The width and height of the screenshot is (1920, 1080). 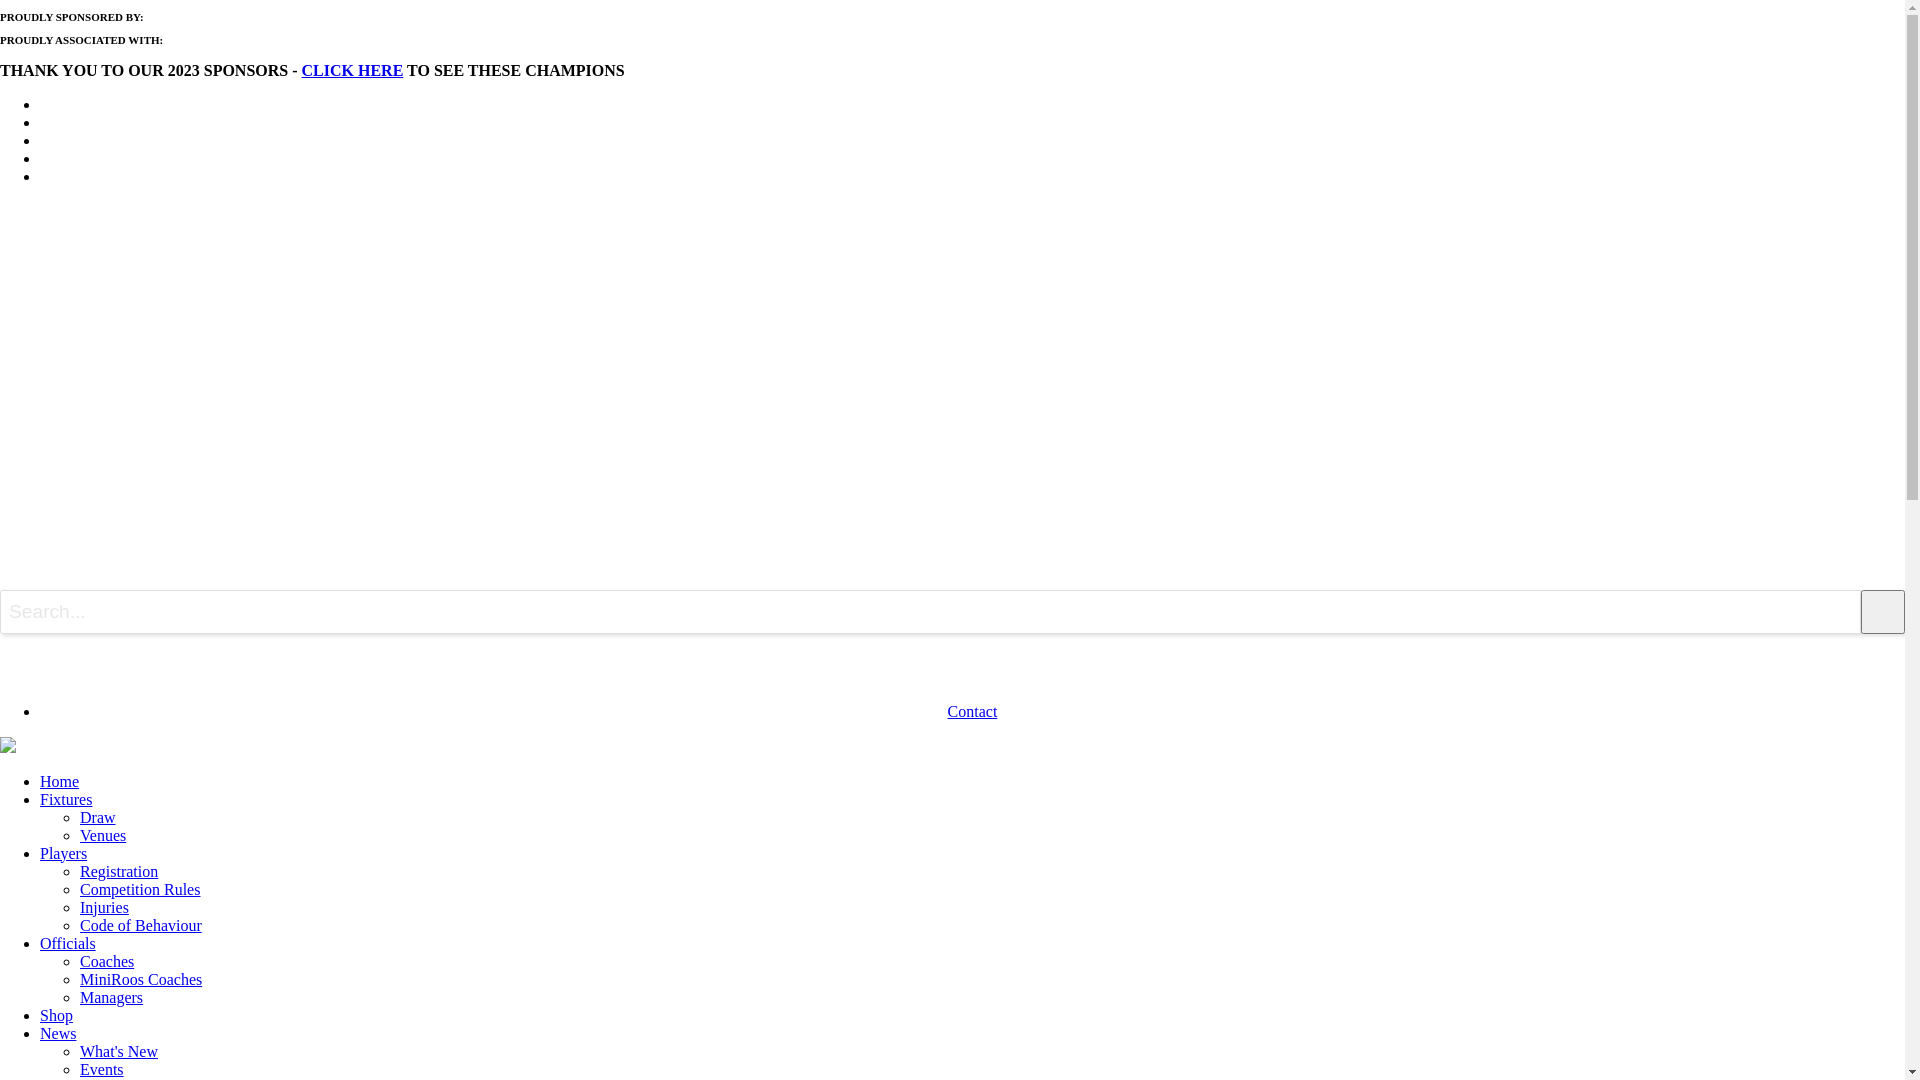 I want to click on 'Registration', so click(x=118, y=870).